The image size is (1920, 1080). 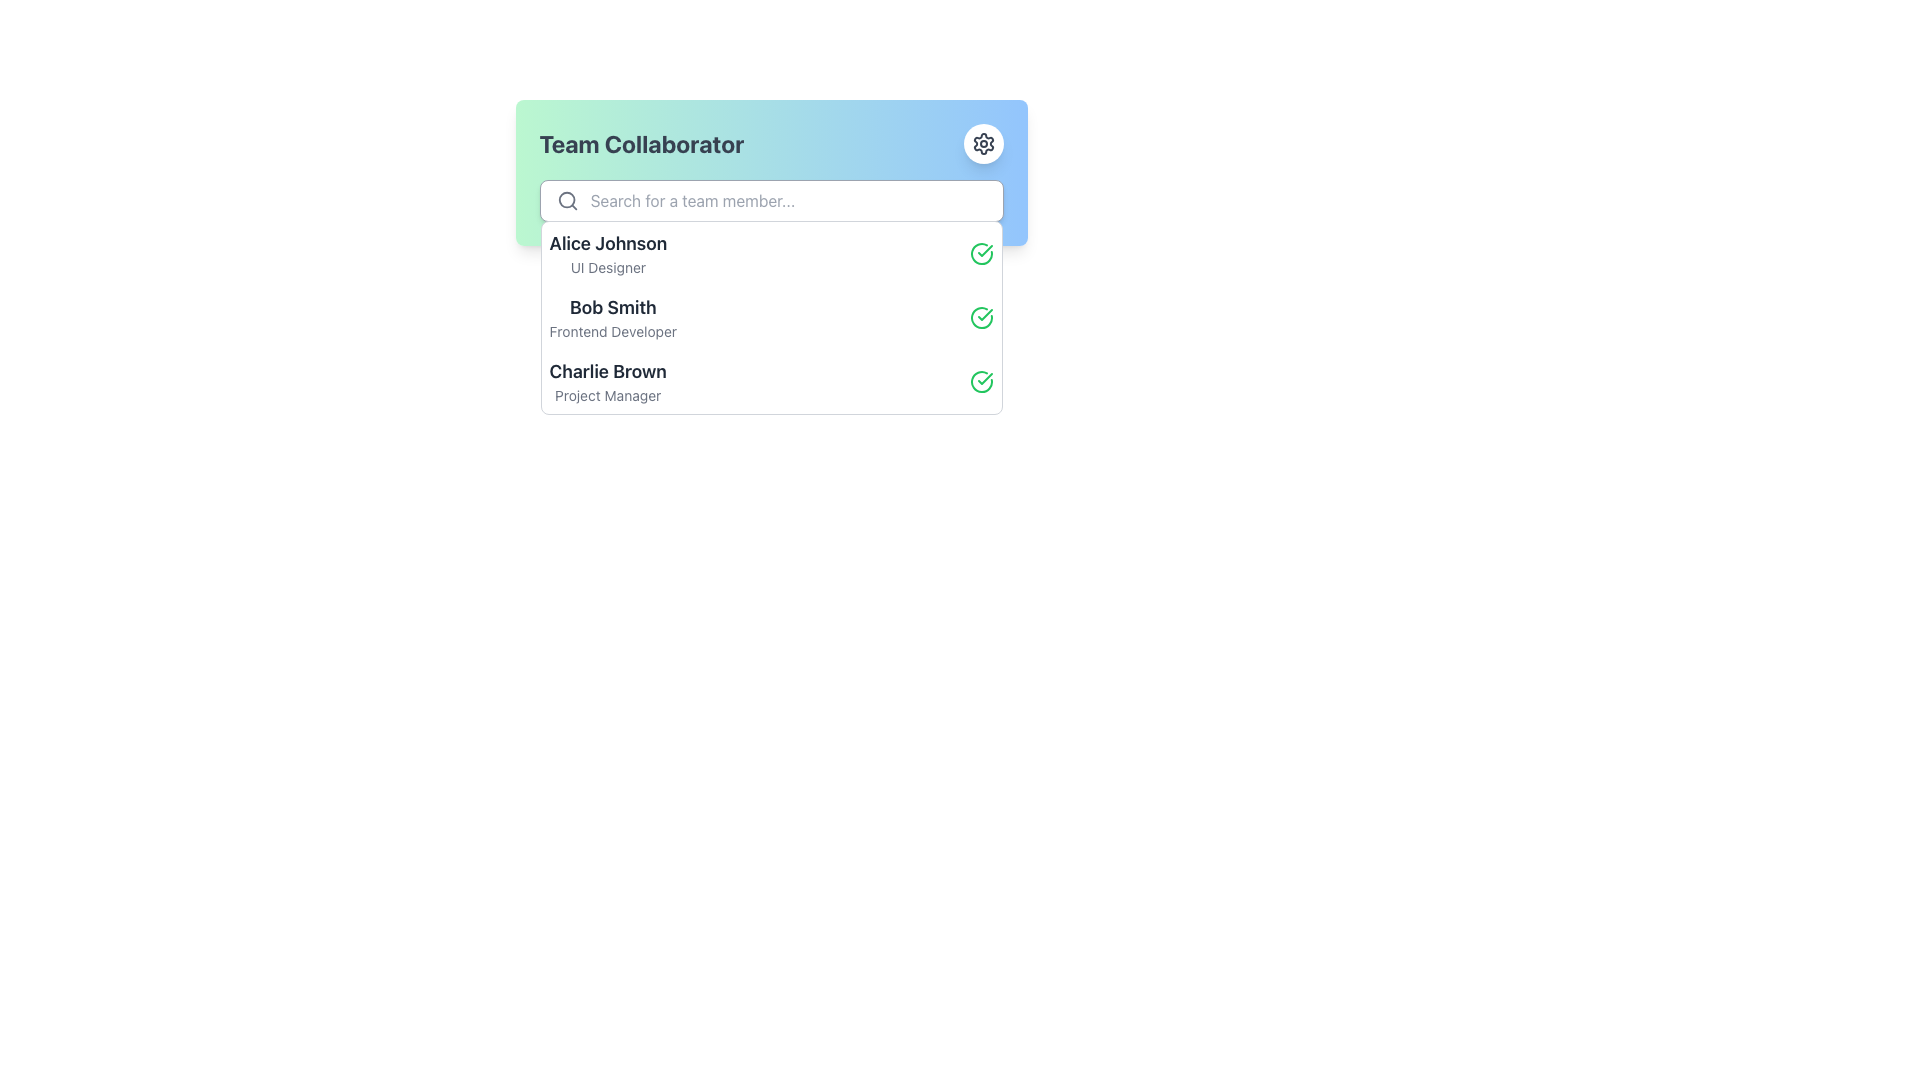 I want to click on text of the name label displaying 'Alice Johnson', which is styled in bold and larger font, rendered in dark gray color, and positioned above the role description 'UI Designer' in the user list, so click(x=607, y=242).